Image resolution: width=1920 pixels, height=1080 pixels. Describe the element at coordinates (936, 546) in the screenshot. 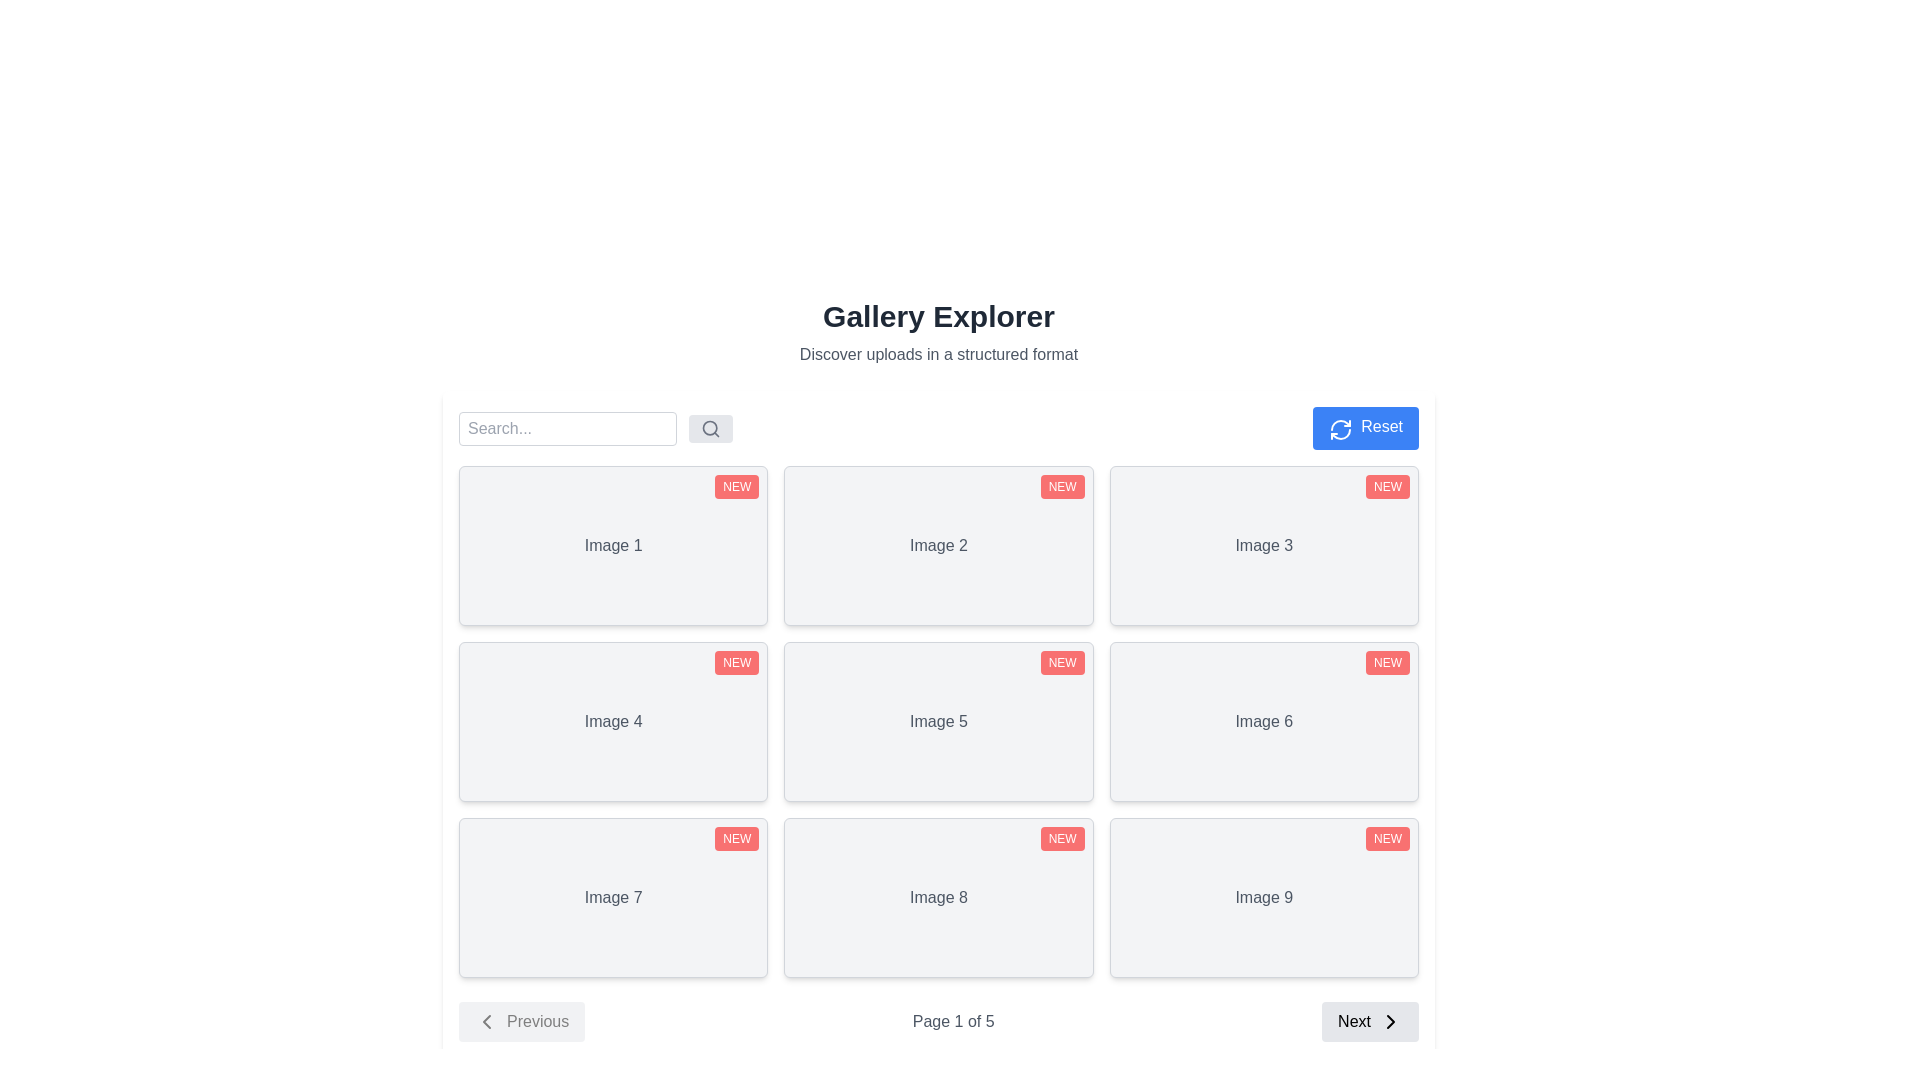

I see `the second card in the 3-column grid layout that is marked as 'NEW'` at that location.